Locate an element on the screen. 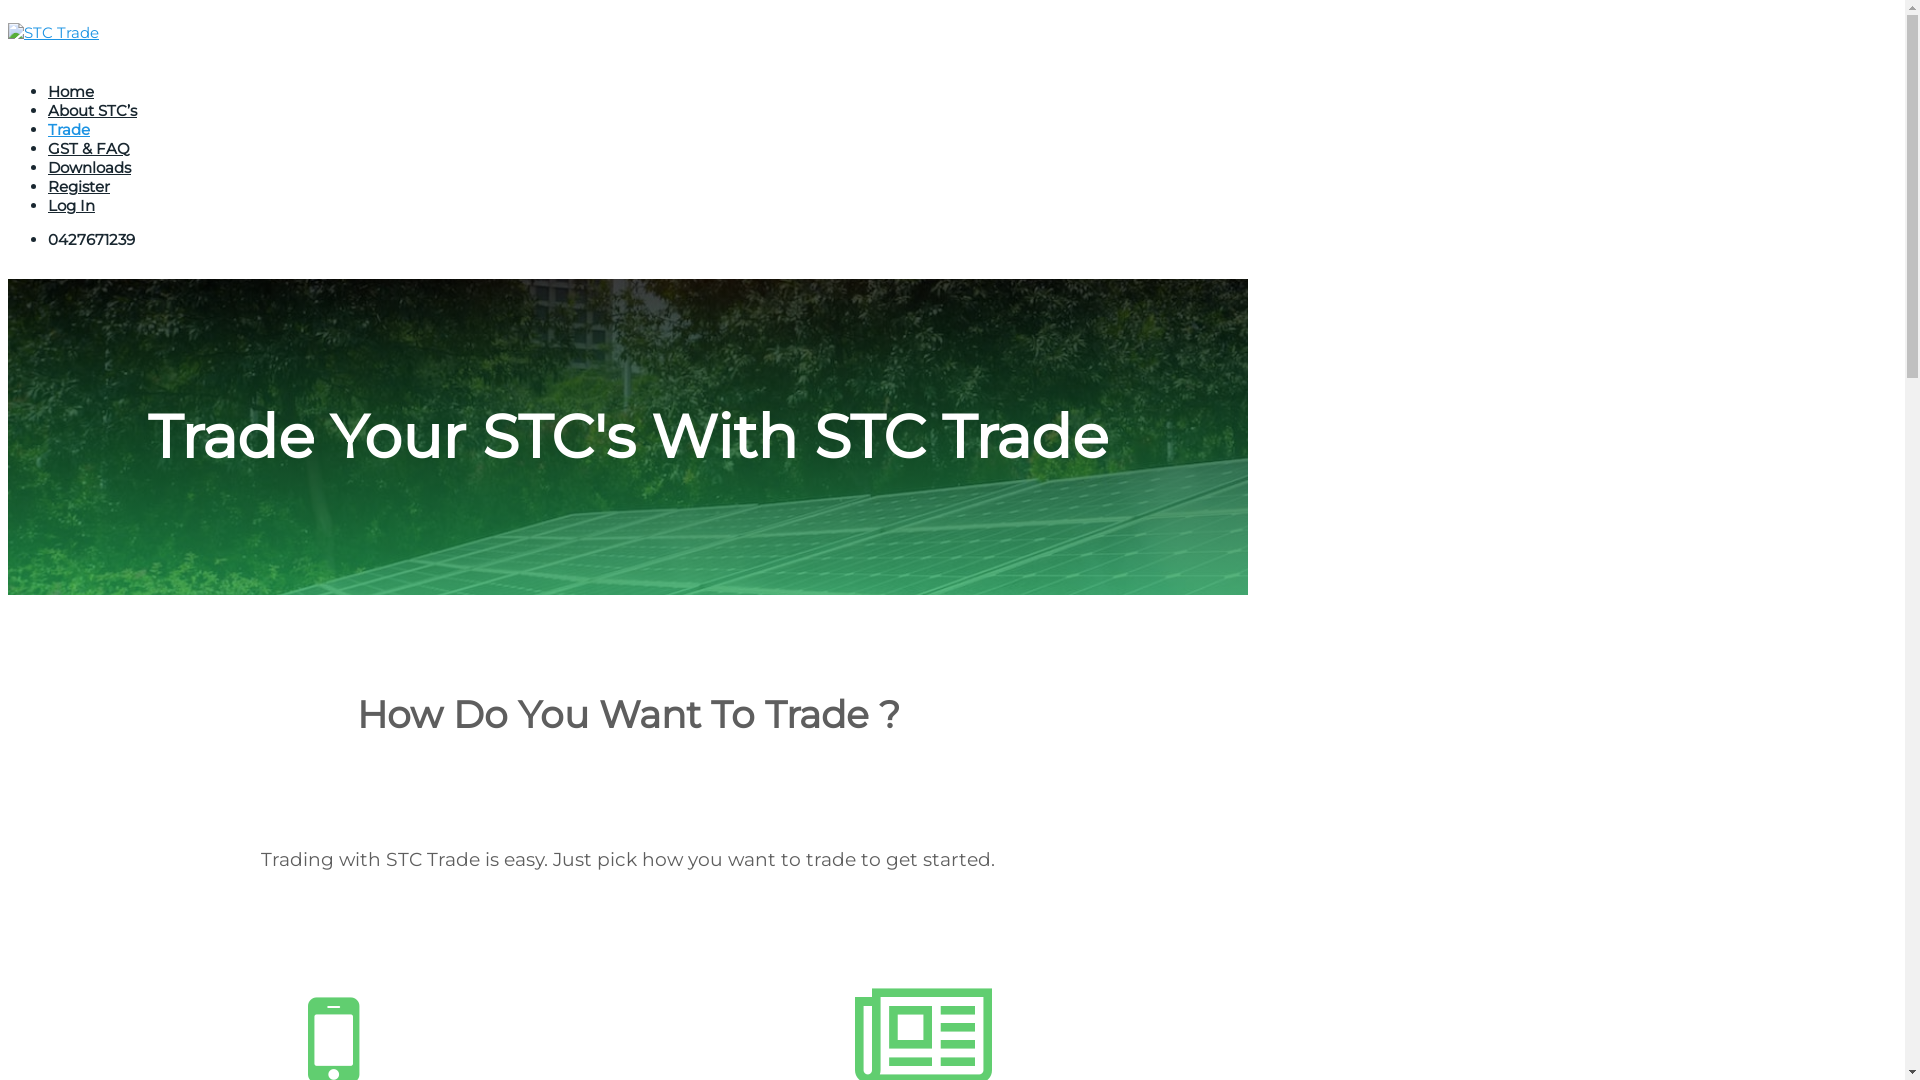  'GST & FAQ' is located at coordinates (88, 147).